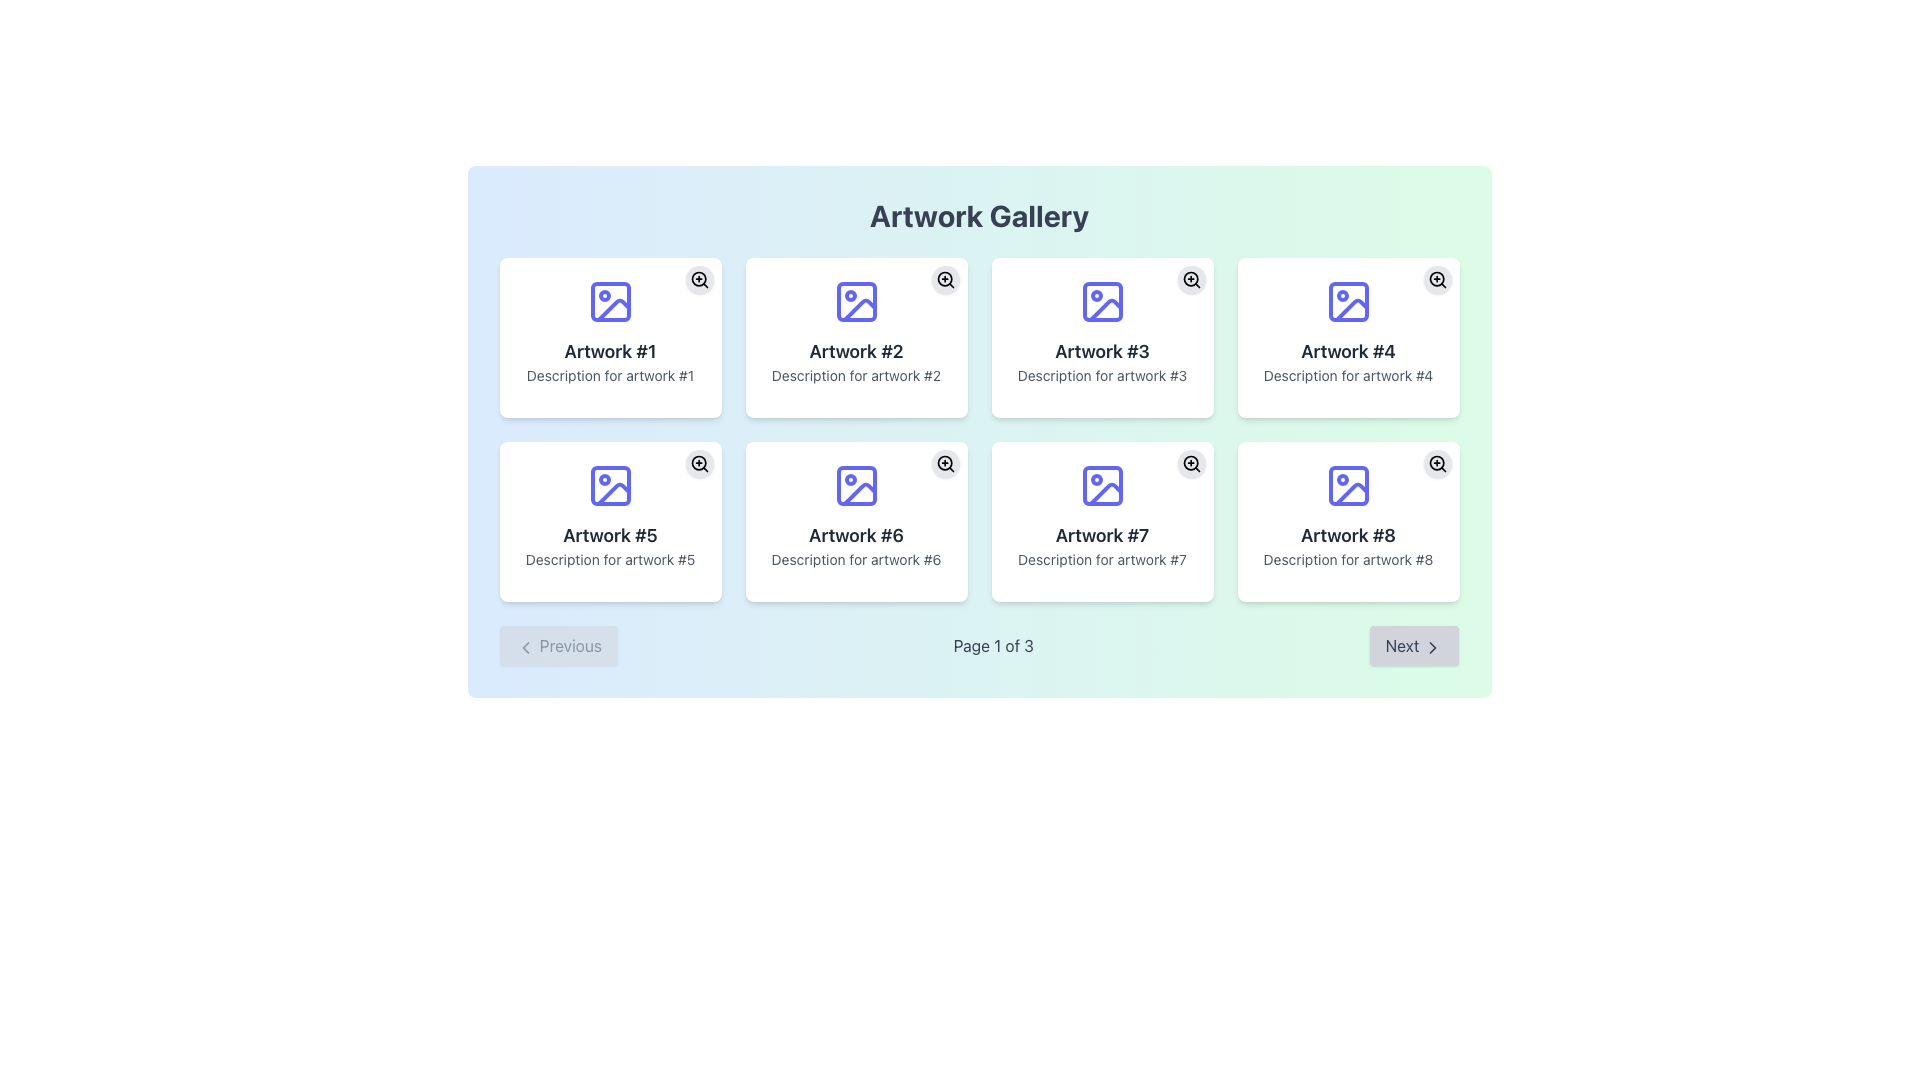 This screenshot has width=1920, height=1080. Describe the element at coordinates (609, 559) in the screenshot. I see `the Text label providing additional information about 'Artwork #5', which is positioned directly below its title in the card layout` at that location.